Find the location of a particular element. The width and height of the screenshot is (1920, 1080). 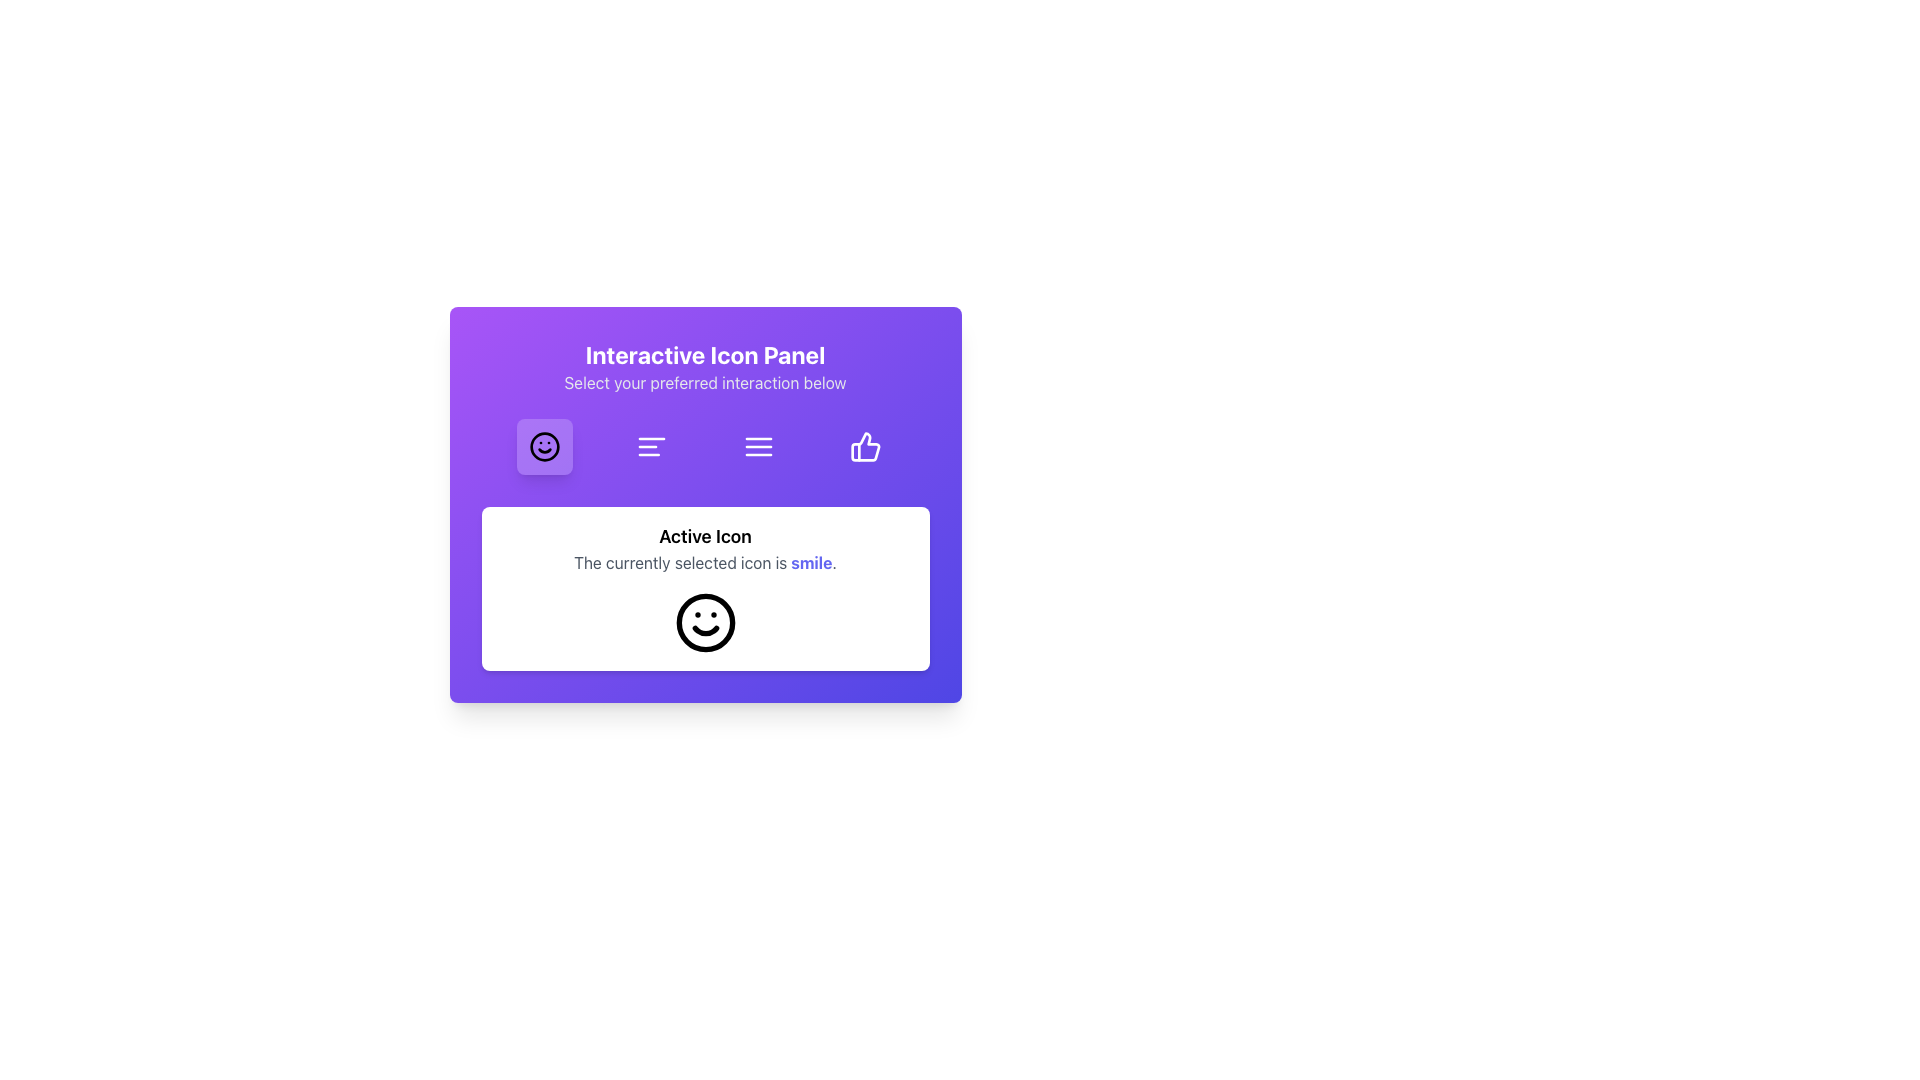

the circular SVG element with a solid black outline and purple fill, which is part of the smiling face icon located in the header of the interface pane is located at coordinates (544, 446).